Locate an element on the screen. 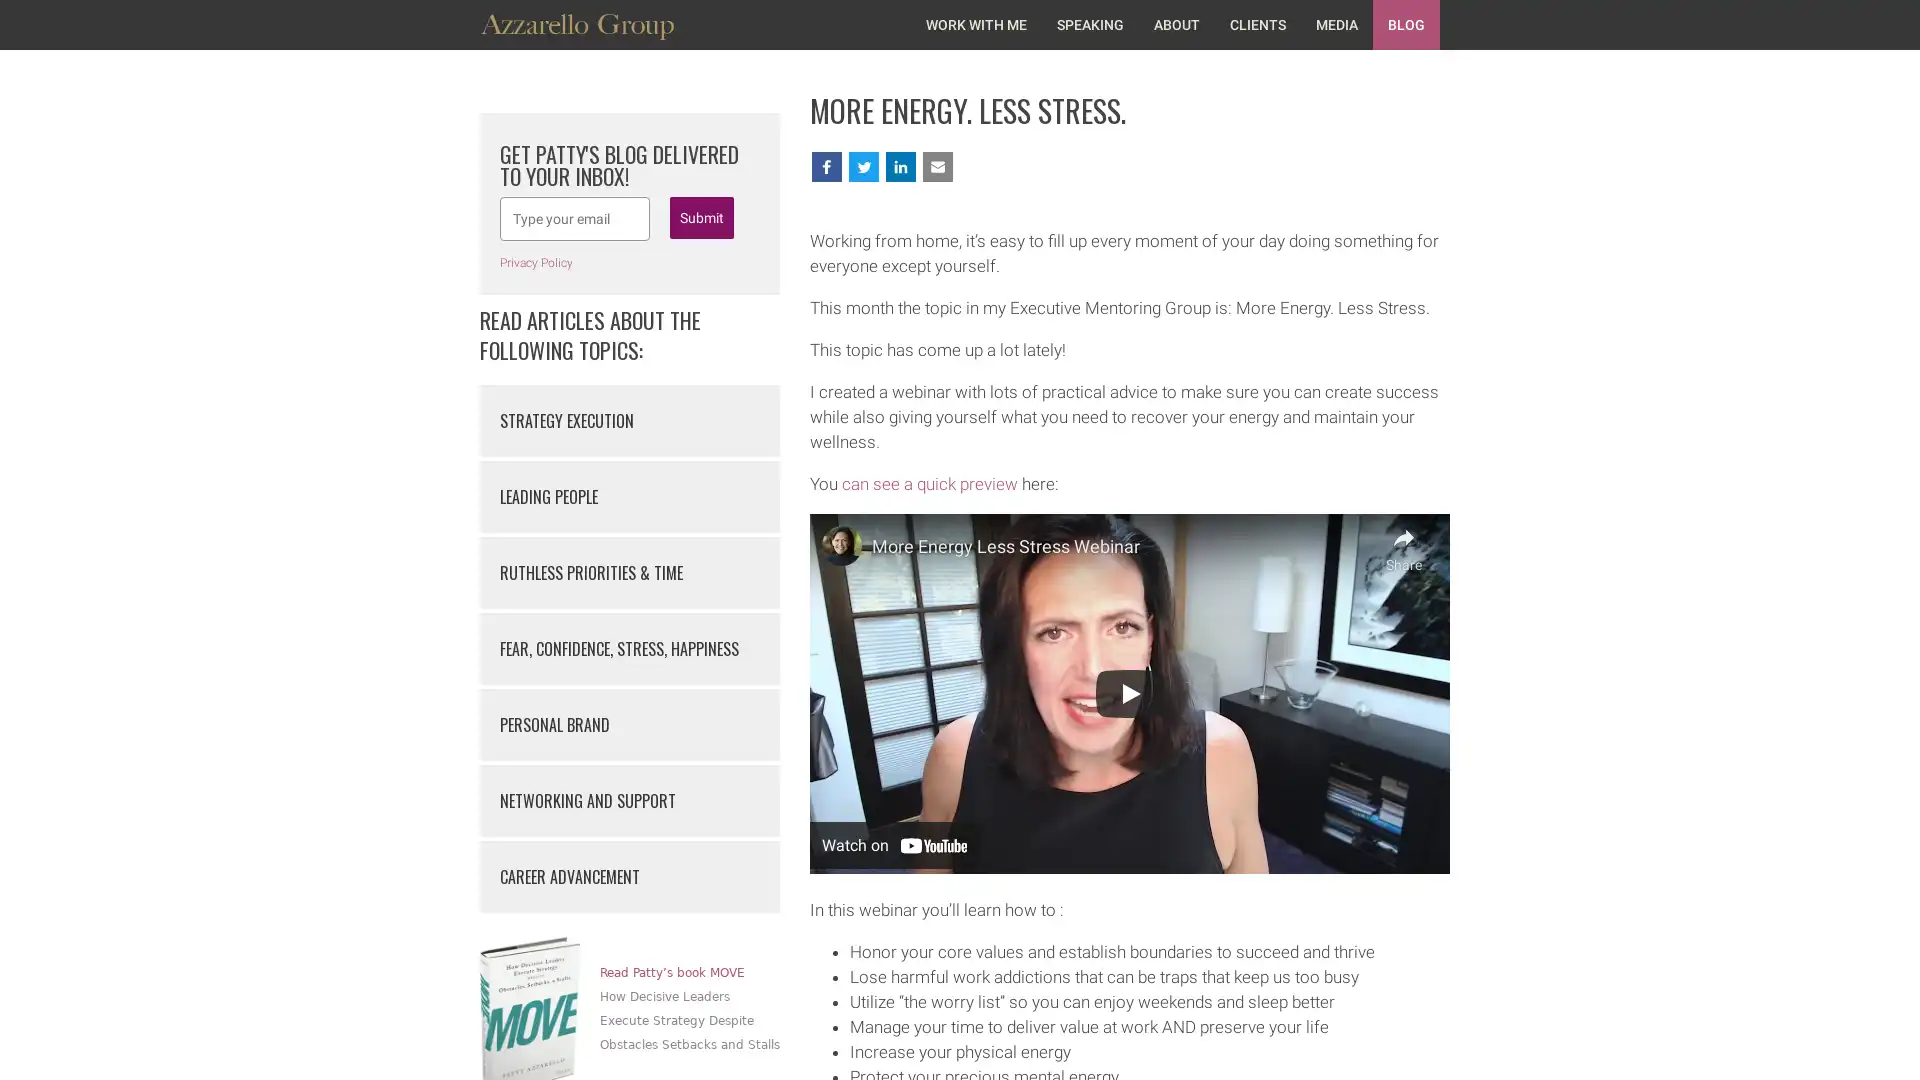  RUTHLESS PRIORITIES & TIME is located at coordinates (628, 573).